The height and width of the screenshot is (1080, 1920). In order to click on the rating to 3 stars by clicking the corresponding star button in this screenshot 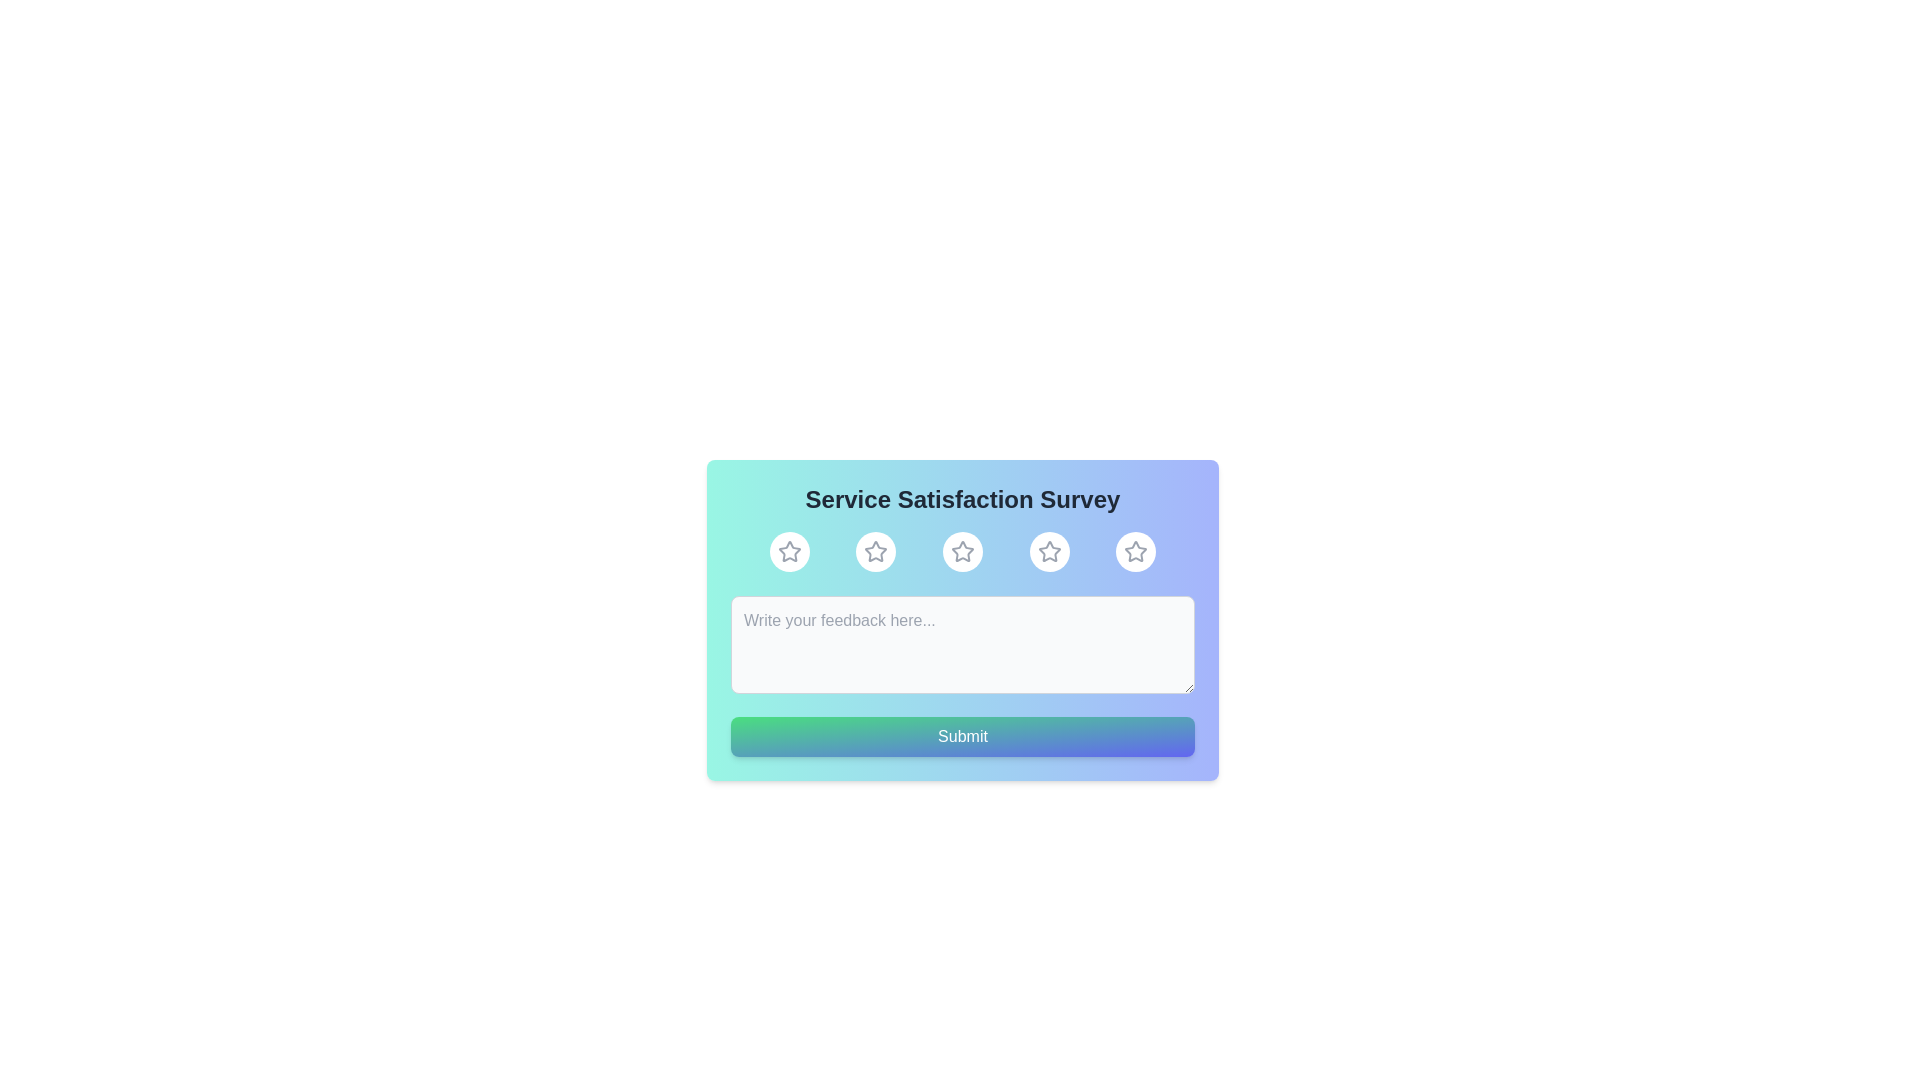, I will do `click(962, 551)`.